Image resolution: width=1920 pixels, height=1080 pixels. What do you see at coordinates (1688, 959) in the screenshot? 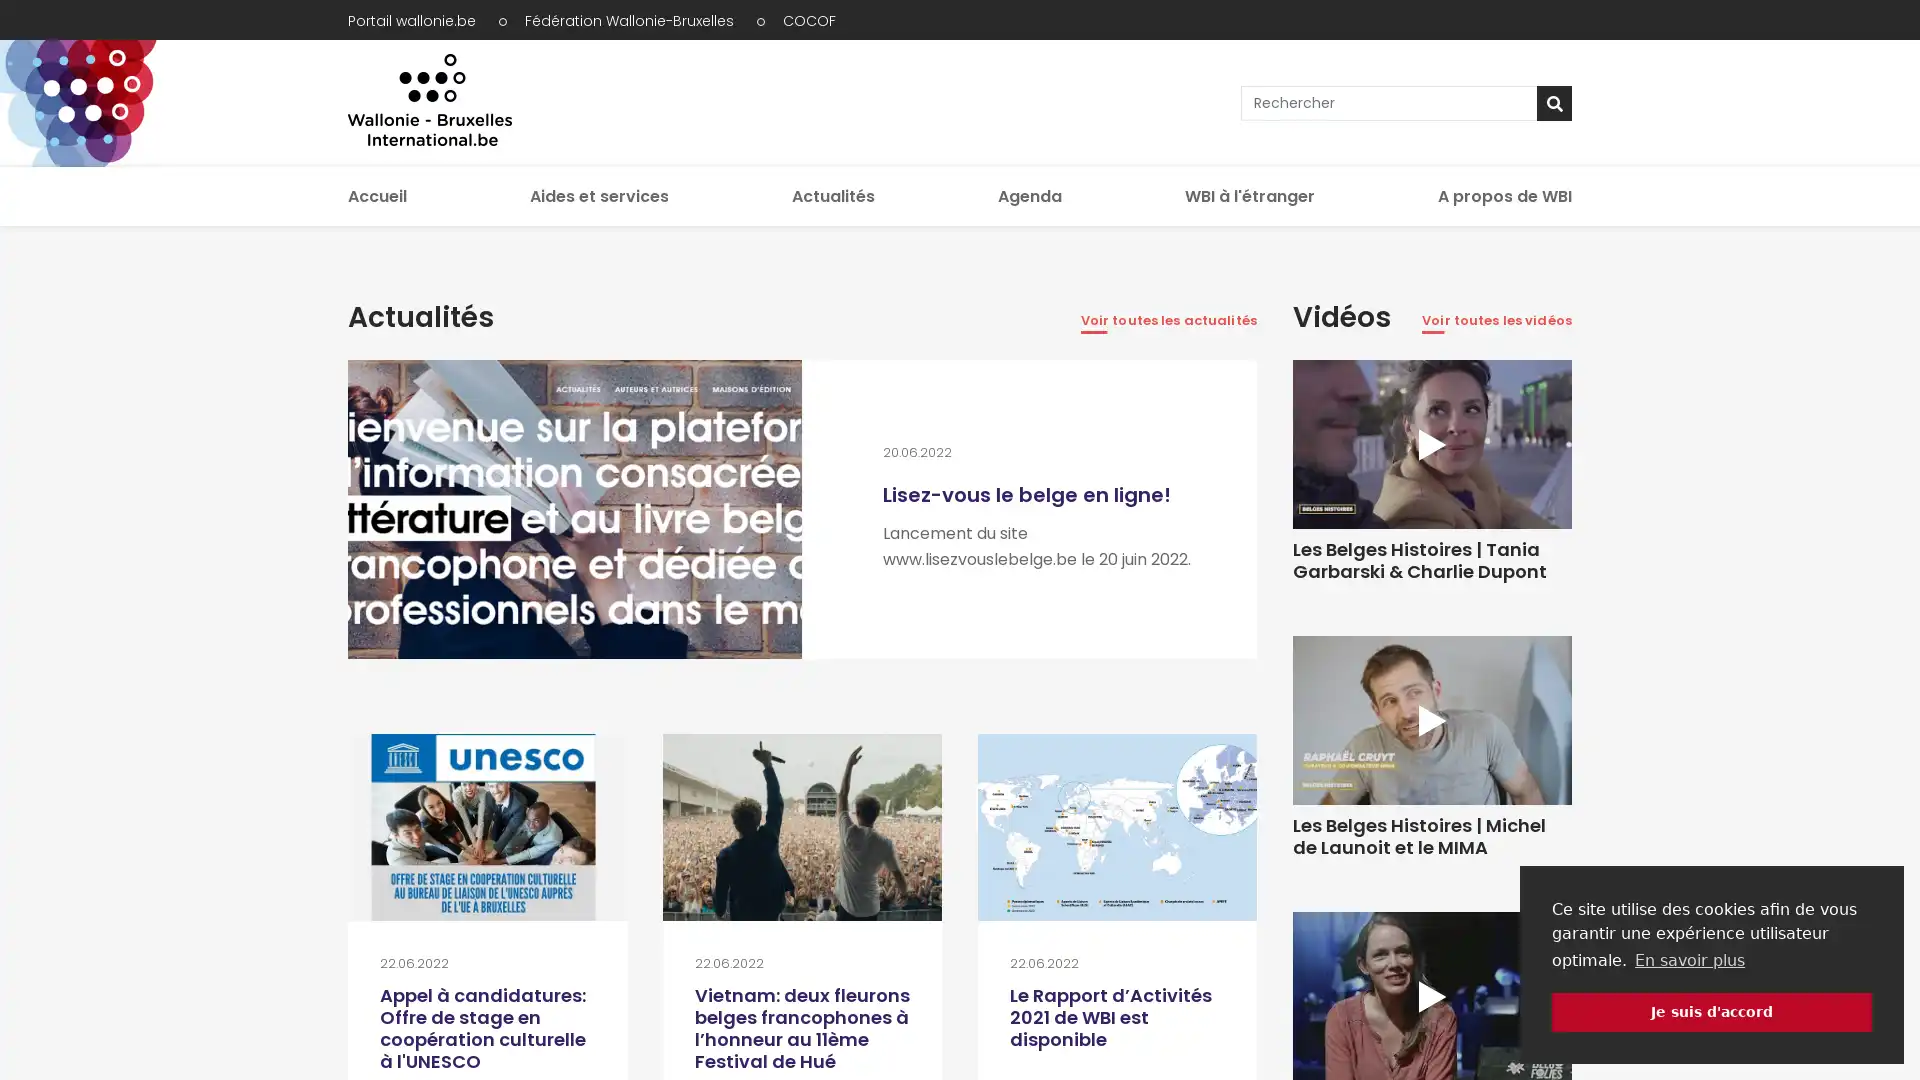
I see `learn more about cookies` at bounding box center [1688, 959].